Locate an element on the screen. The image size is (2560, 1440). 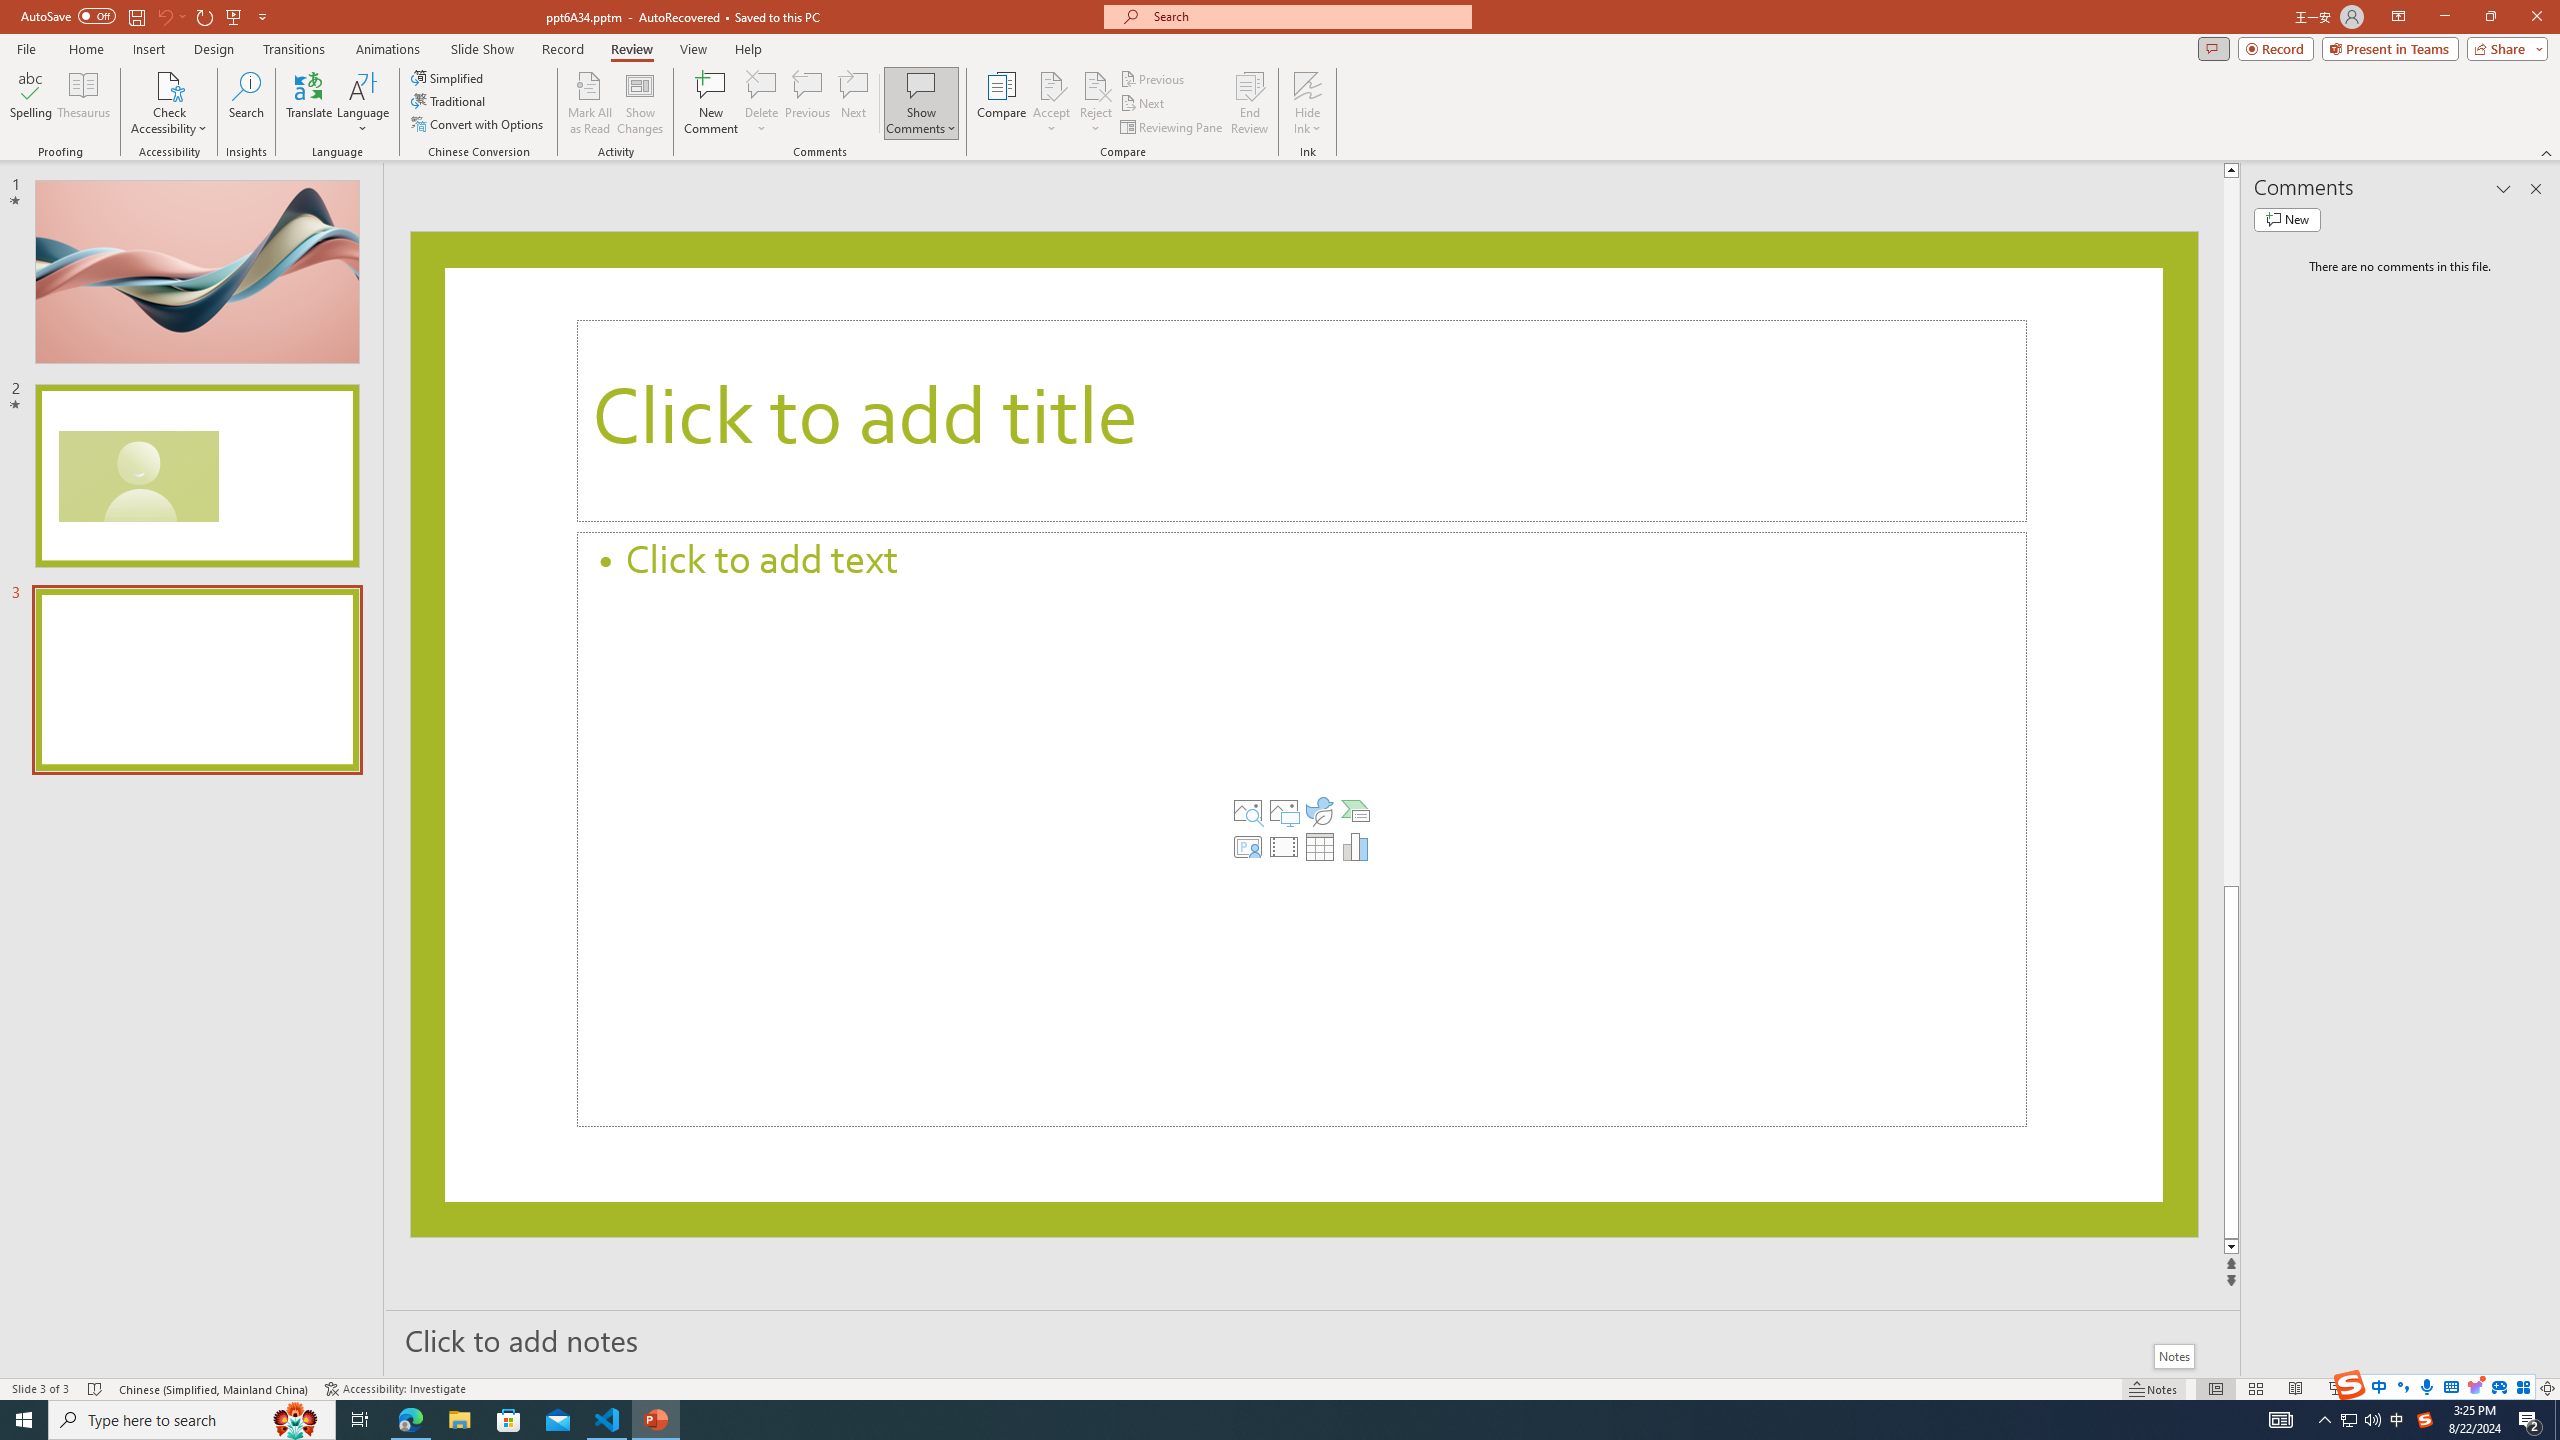
'Accept' is located at coordinates (1051, 103).